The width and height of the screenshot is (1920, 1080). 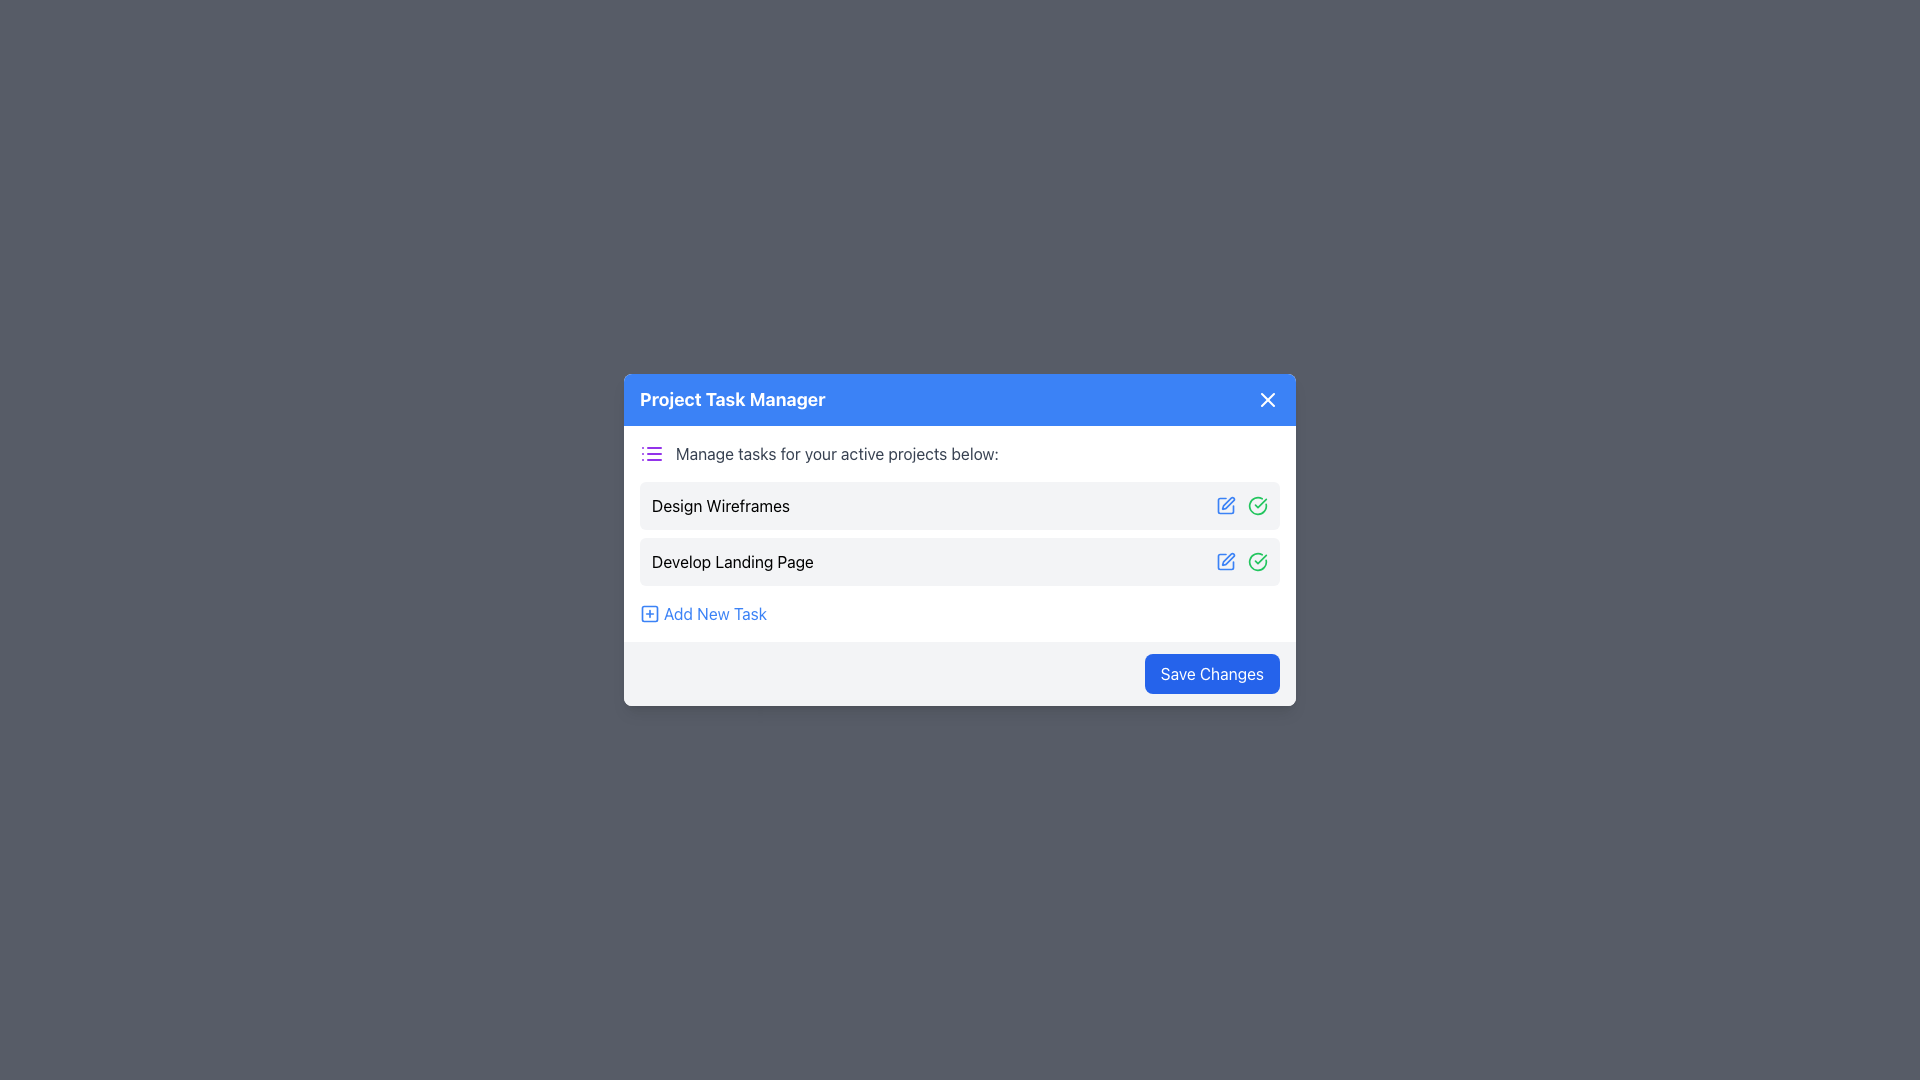 What do you see at coordinates (1227, 559) in the screenshot?
I see `the edit icon button (pen-like icon) located in the second row of the task list, to the right of 'Develop Landing Page'` at bounding box center [1227, 559].